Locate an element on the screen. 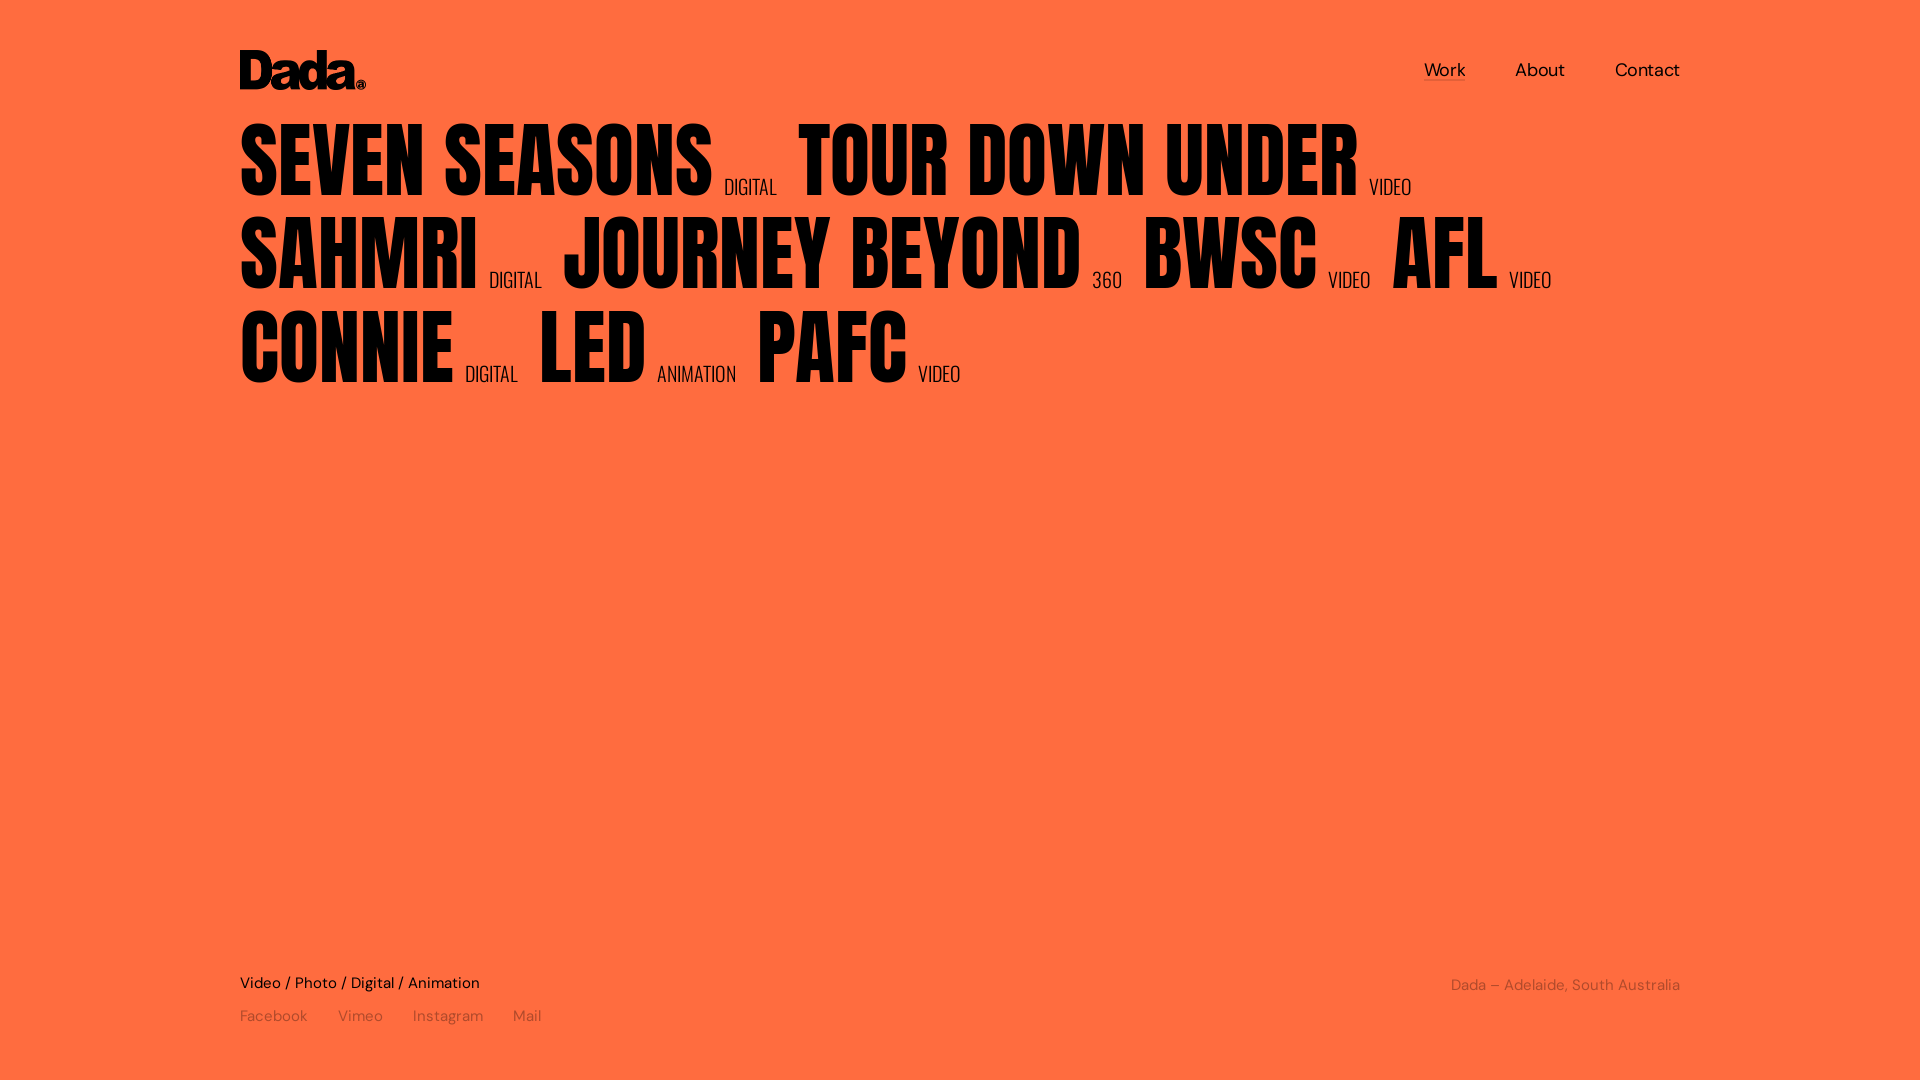 The height and width of the screenshot is (1080, 1920). 'Instagram' is located at coordinates (461, 1011).